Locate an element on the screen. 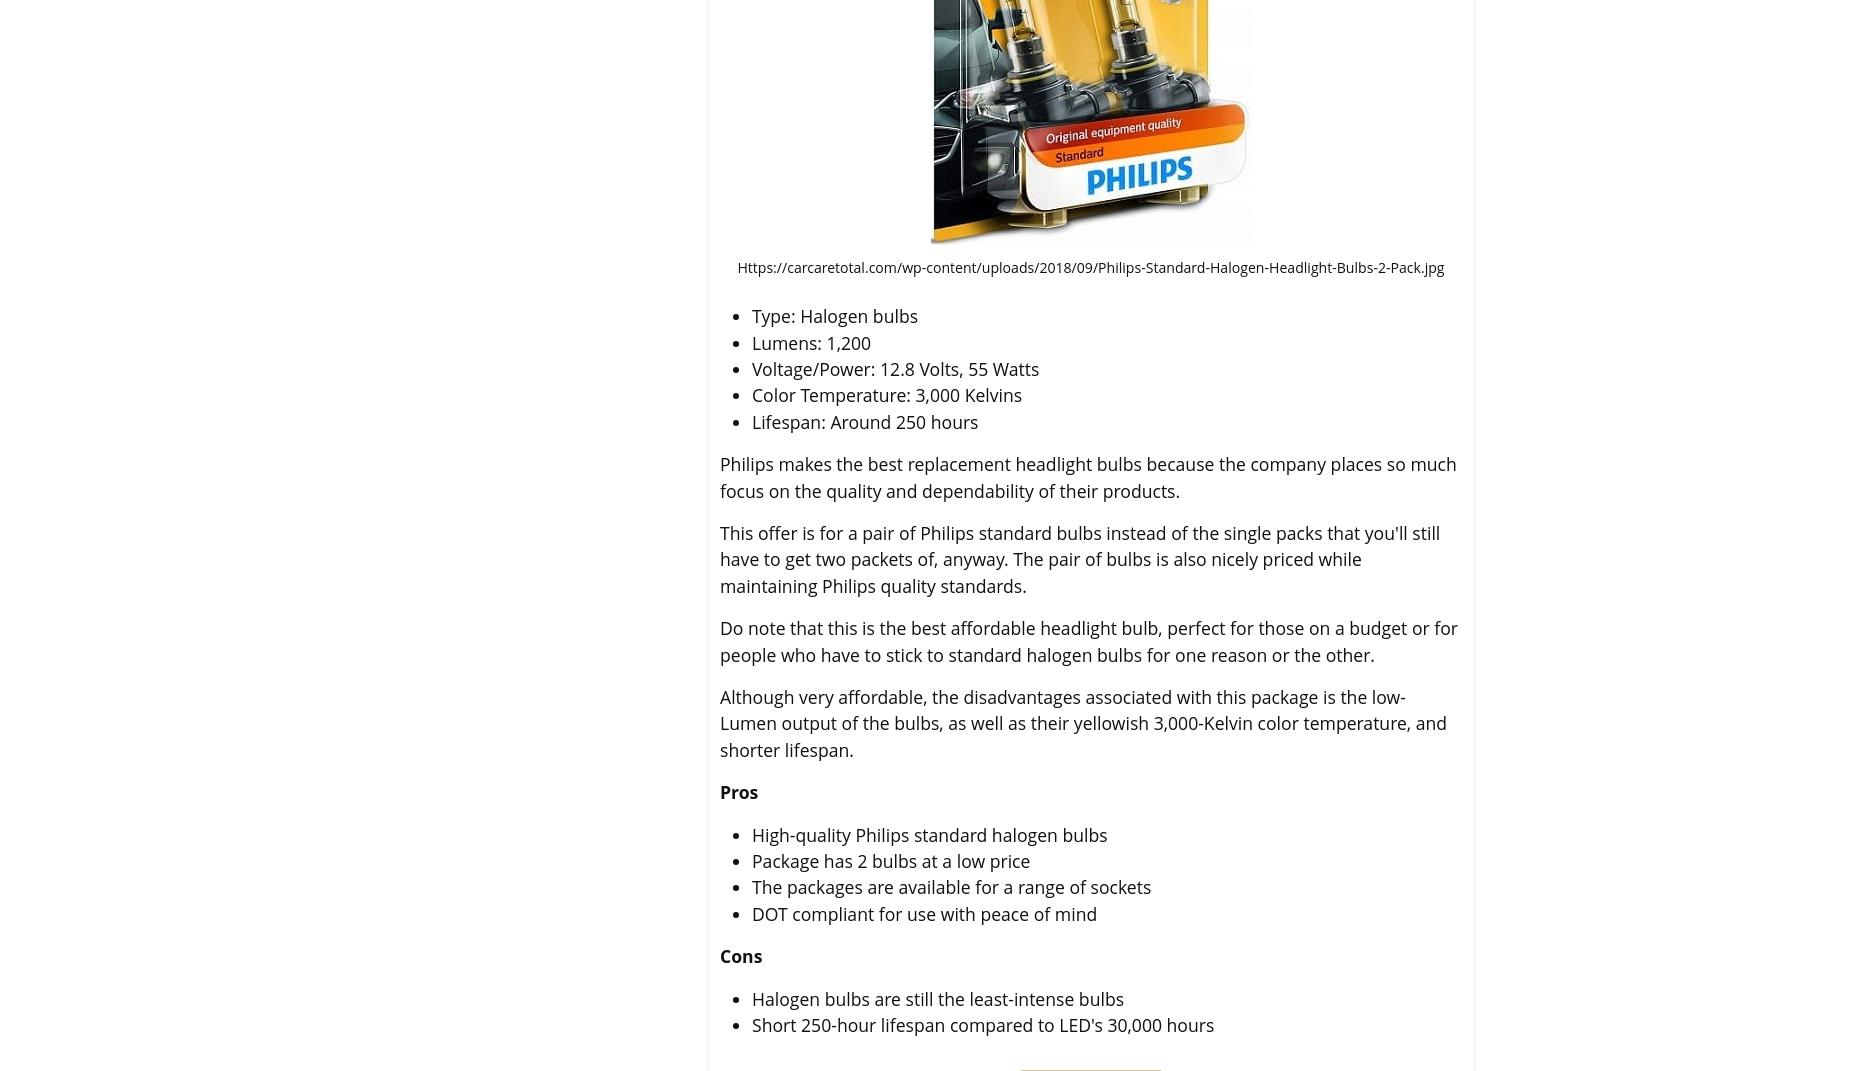 Image resolution: width=1850 pixels, height=1071 pixels. 'This offer is for a pair of Philips standard bulbs instead of the single packs that you'll still have to get two packets of, anyway. The pair of bulbs is also nicely priced while maintaining Philips quality standards.' is located at coordinates (1079, 558).